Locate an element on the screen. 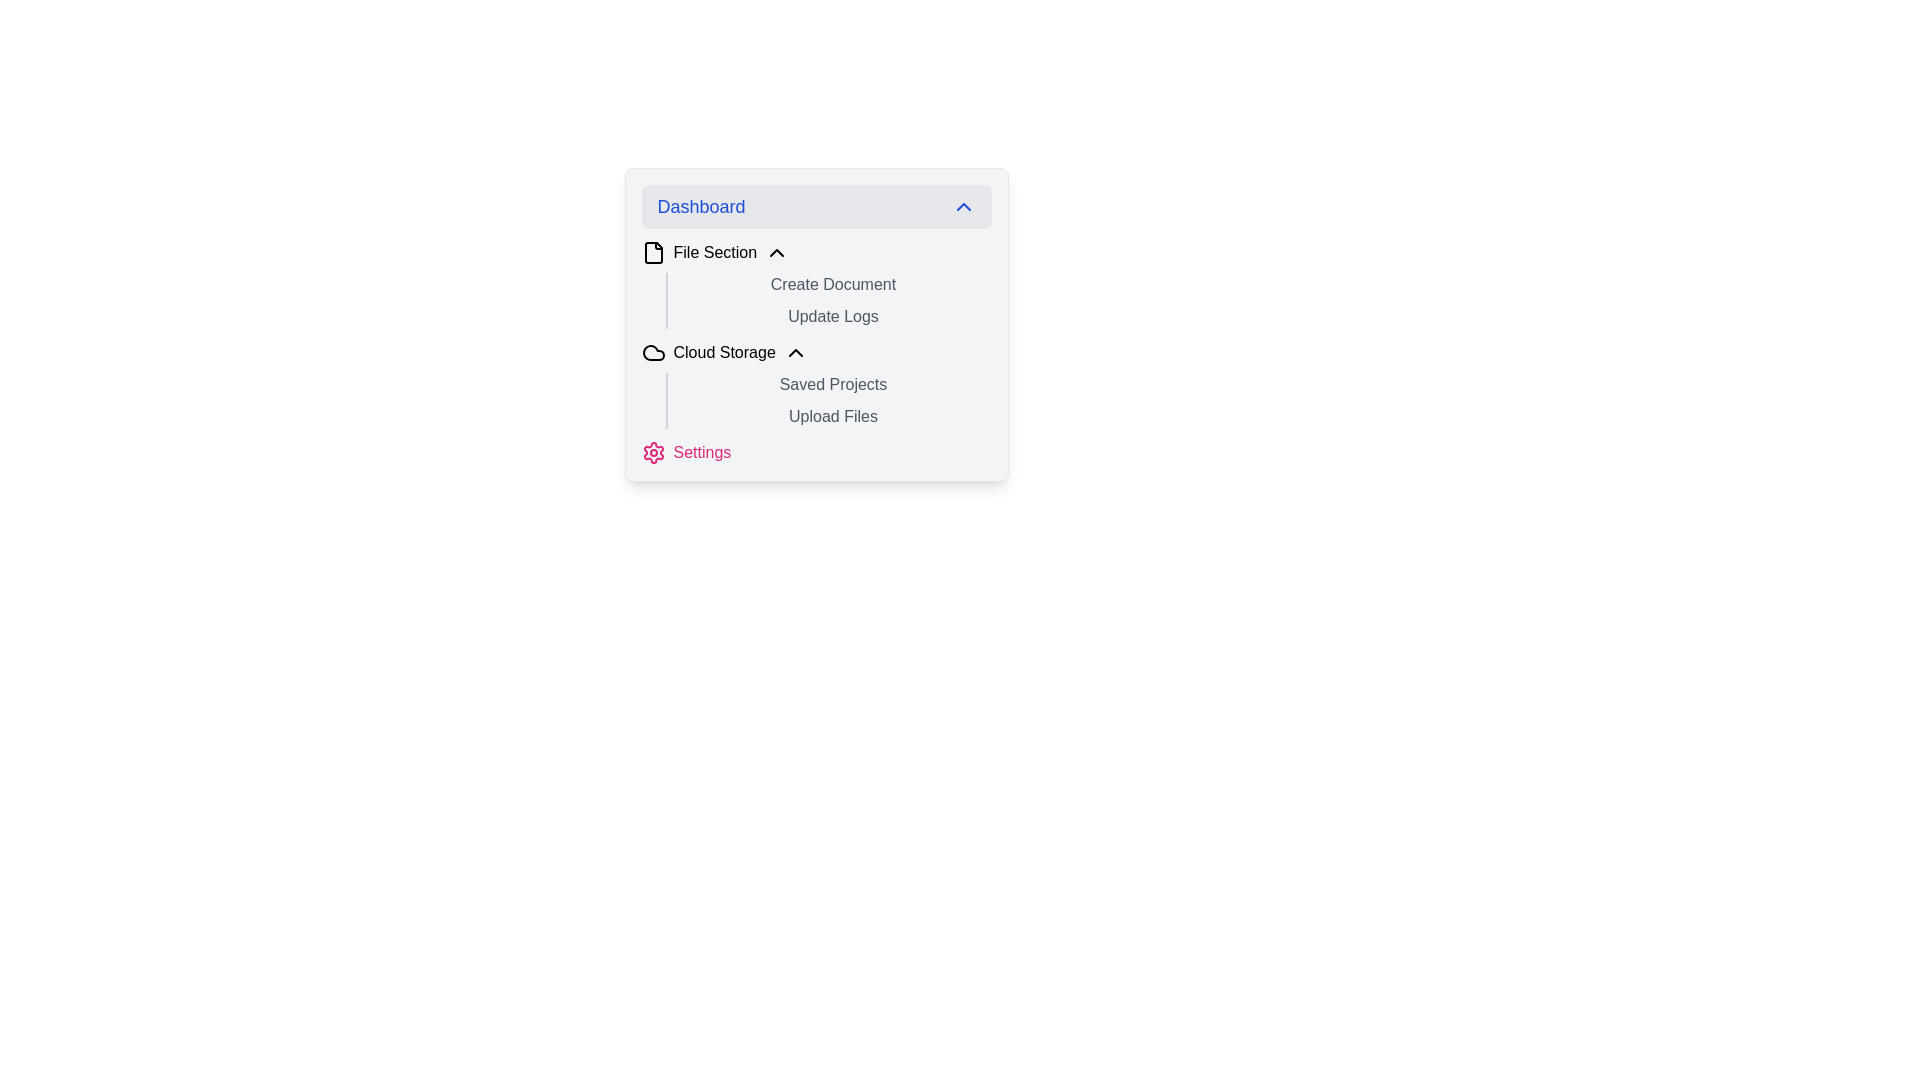  the 'Update Logs' text link, which is the second item in the vertical list under the 'File Section' heading, styled in gray and changing to black on hover is located at coordinates (829, 315).